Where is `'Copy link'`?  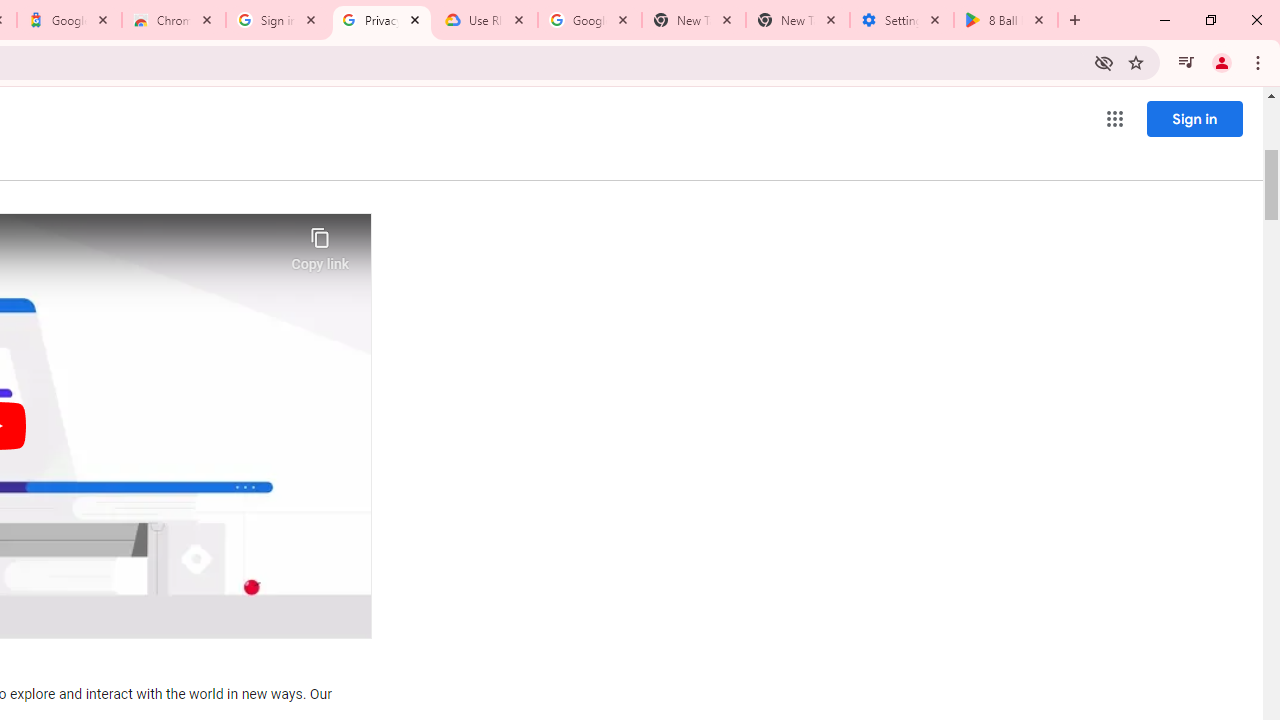 'Copy link' is located at coordinates (320, 243).